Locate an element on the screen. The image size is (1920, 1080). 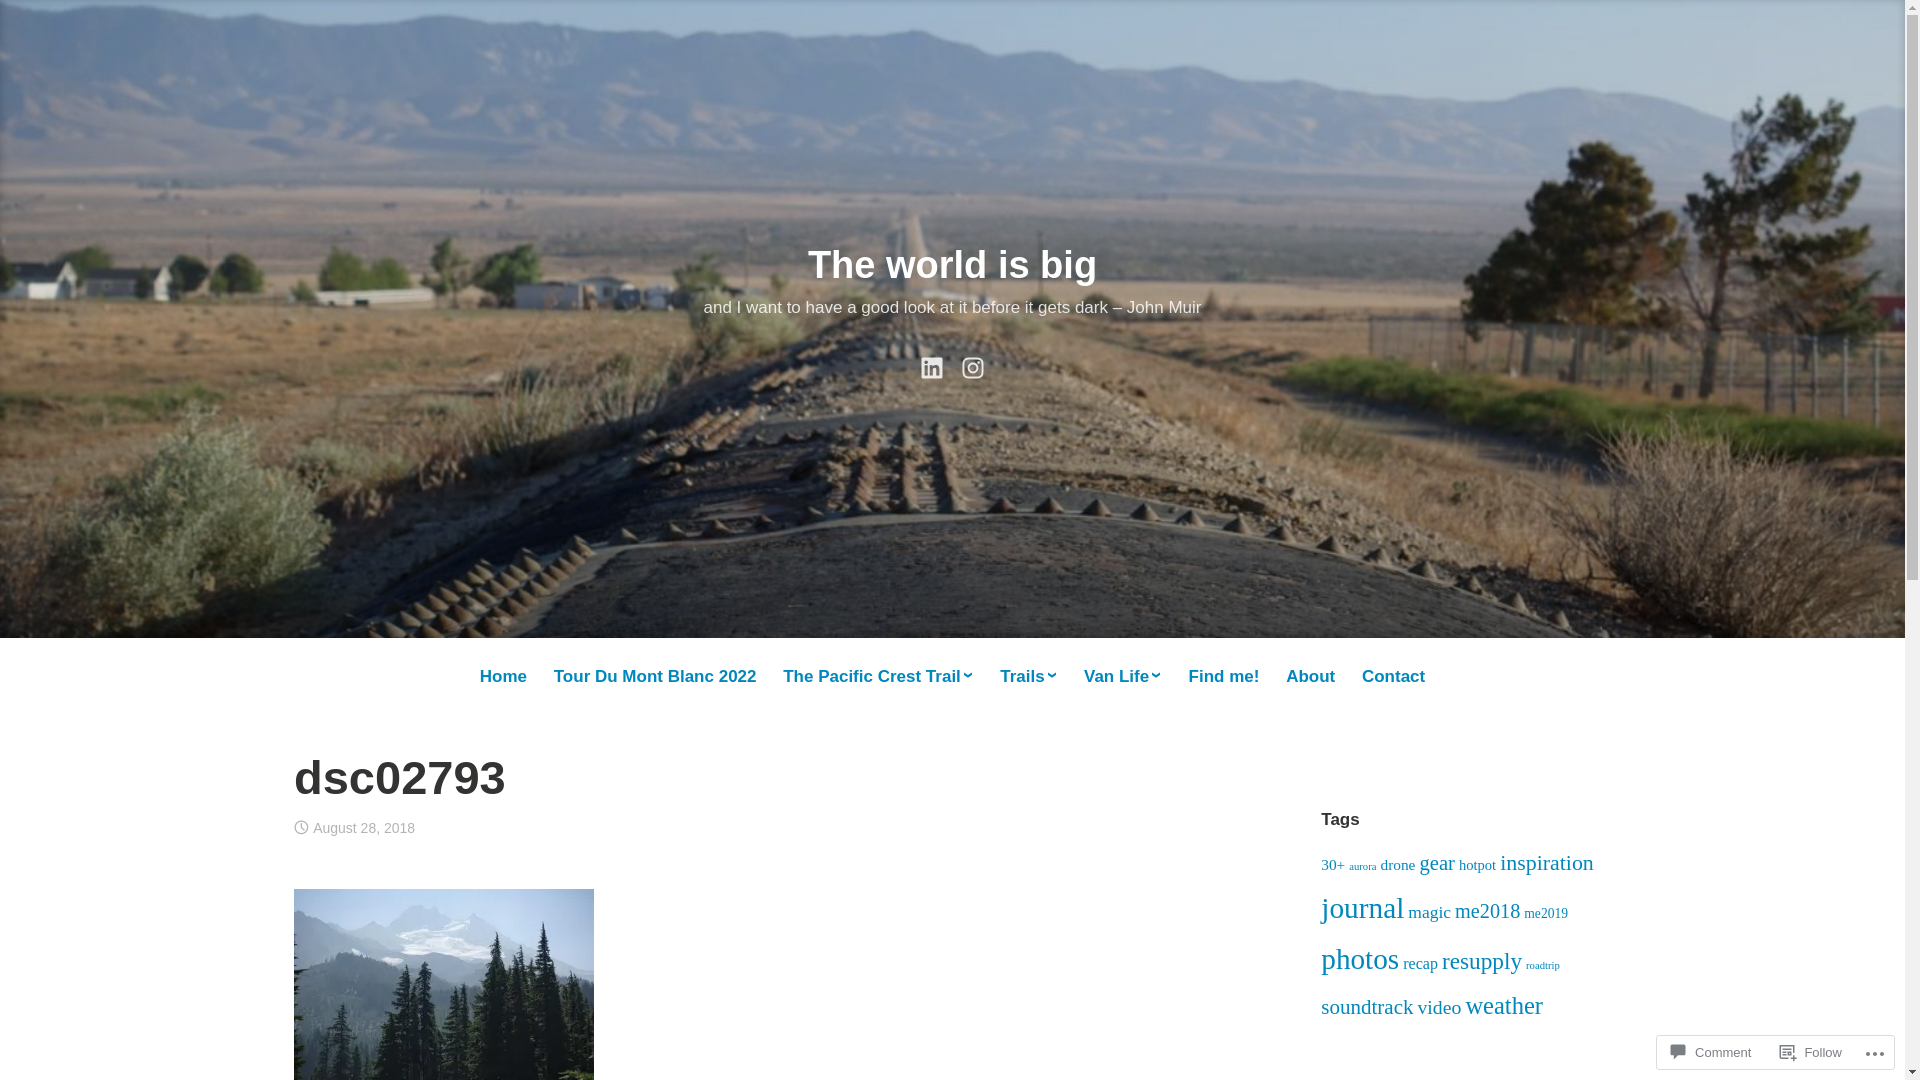
'inspiration' is located at coordinates (1545, 861).